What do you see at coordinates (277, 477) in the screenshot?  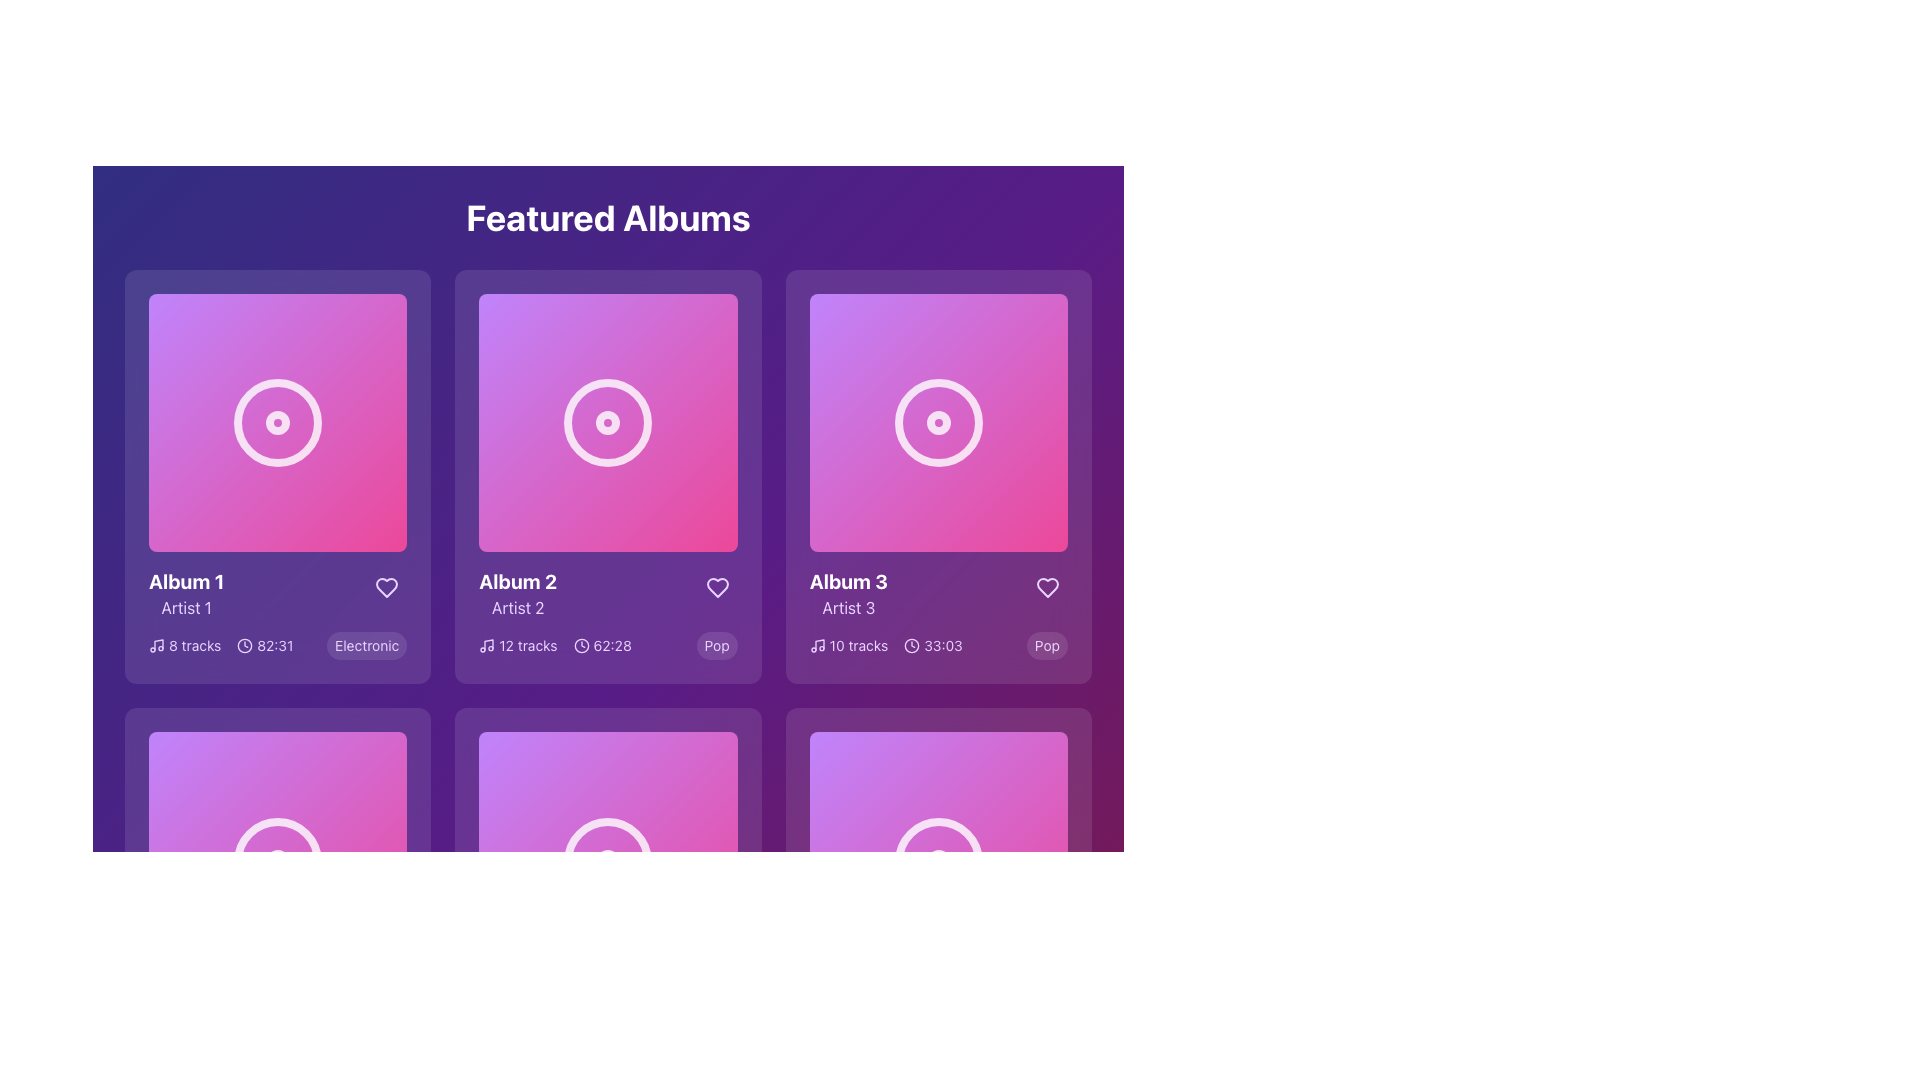 I see `the first album card in the 'Featured Albums' section` at bounding box center [277, 477].